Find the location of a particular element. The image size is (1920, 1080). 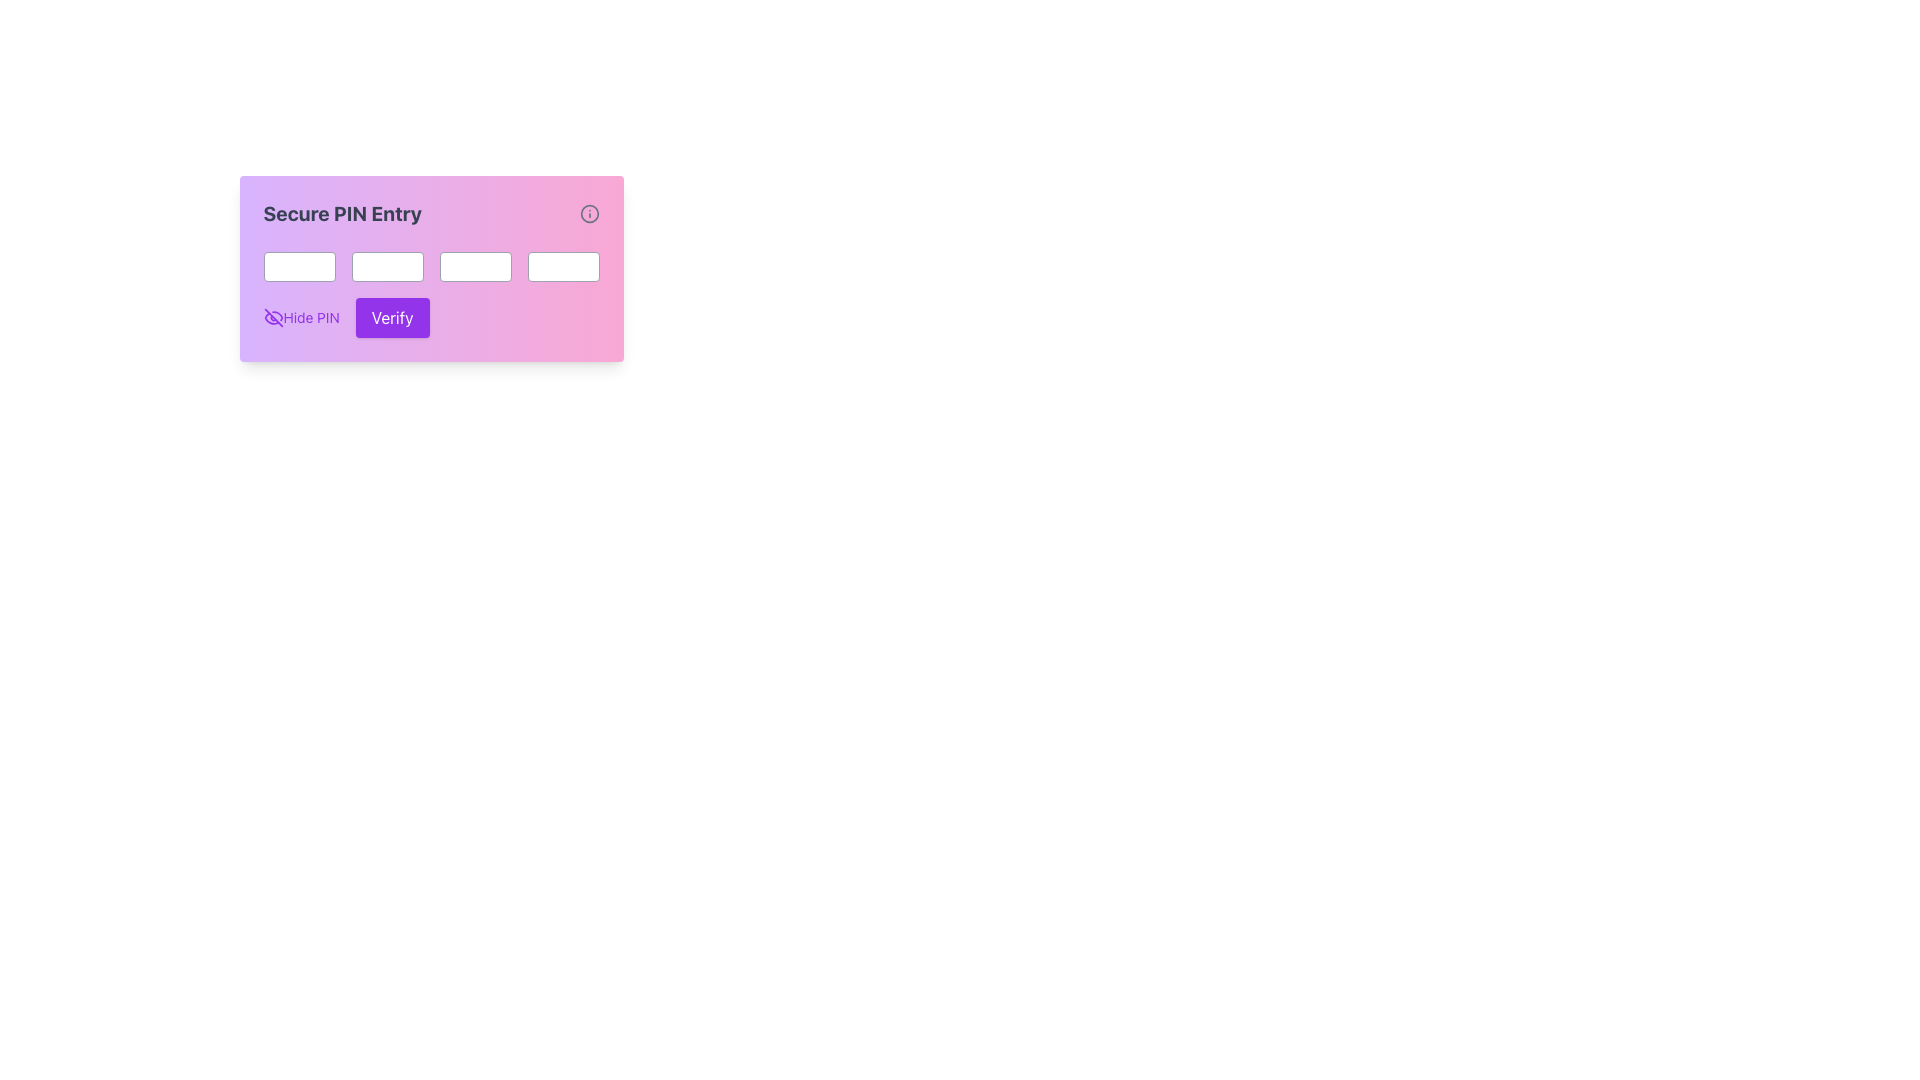

the purple eye-off icon button is located at coordinates (272, 316).